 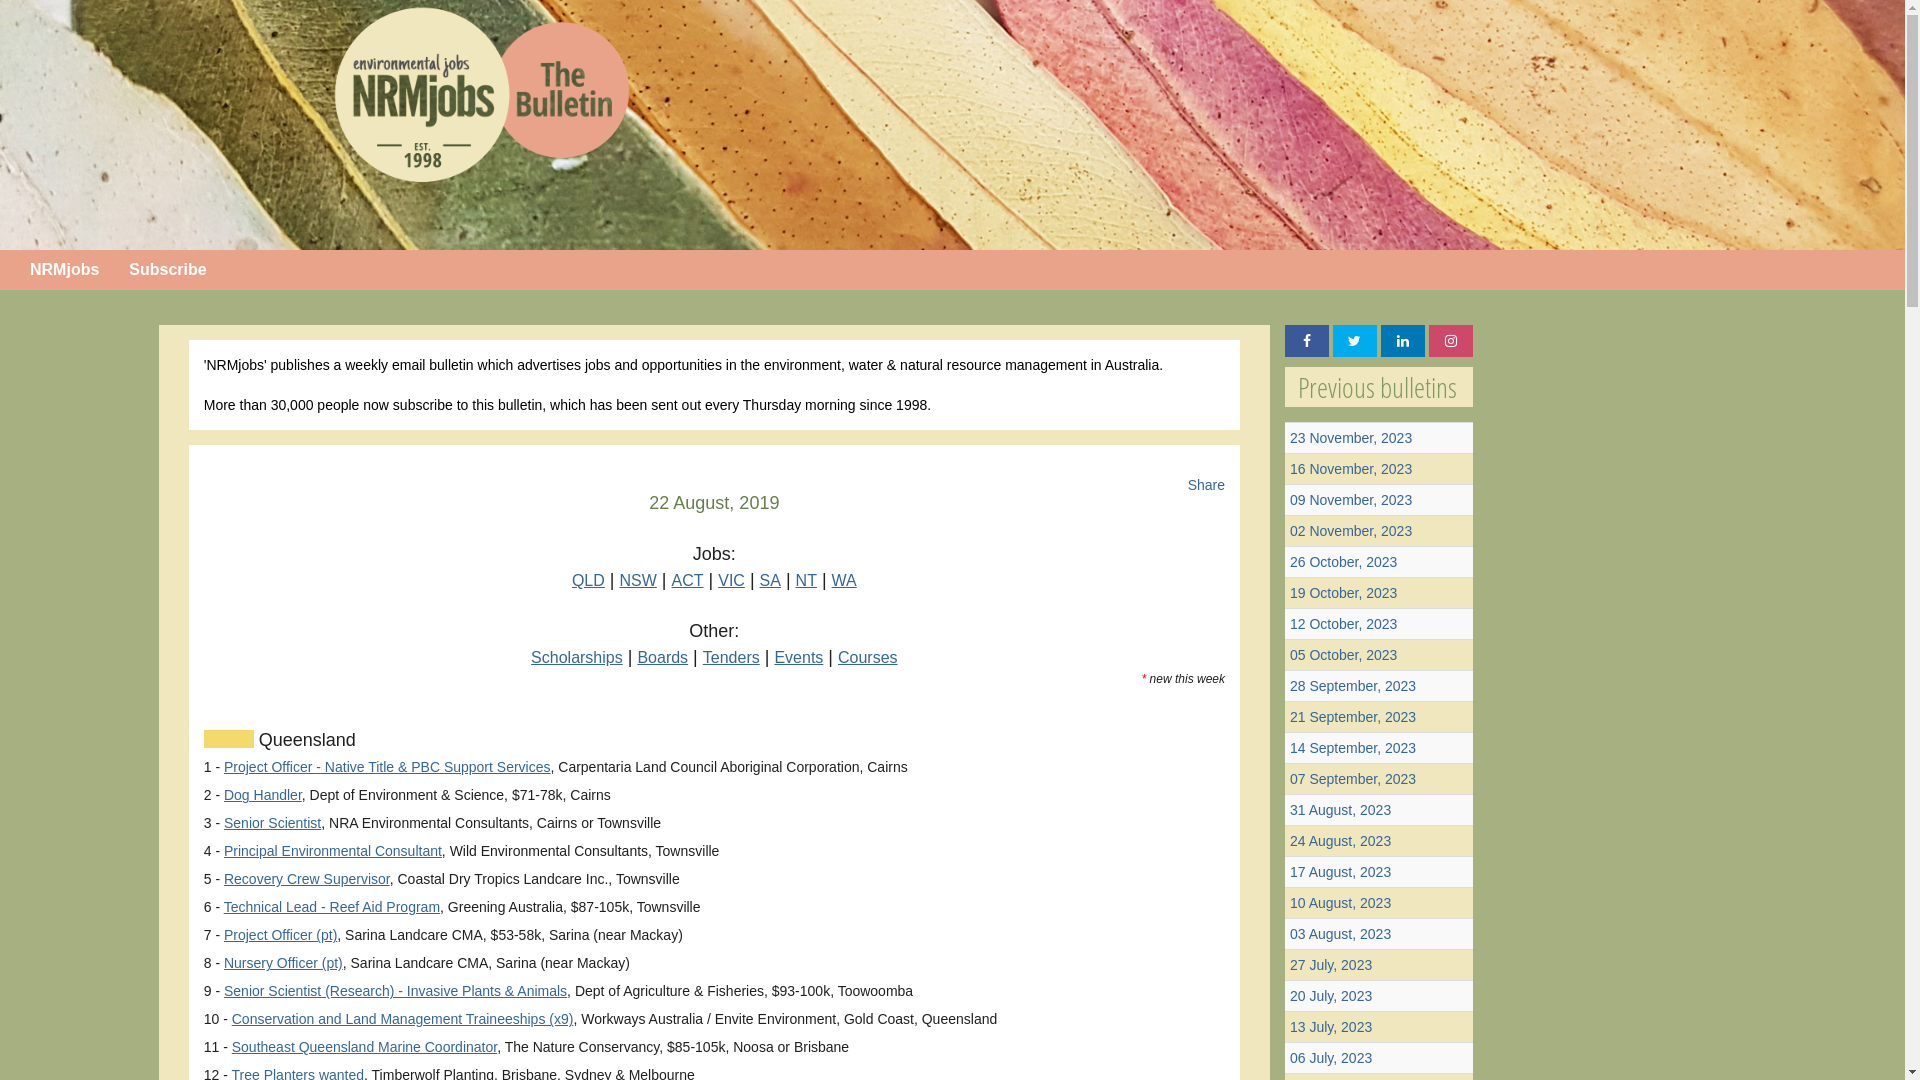 What do you see at coordinates (167, 270) in the screenshot?
I see `'Subscribe'` at bounding box center [167, 270].